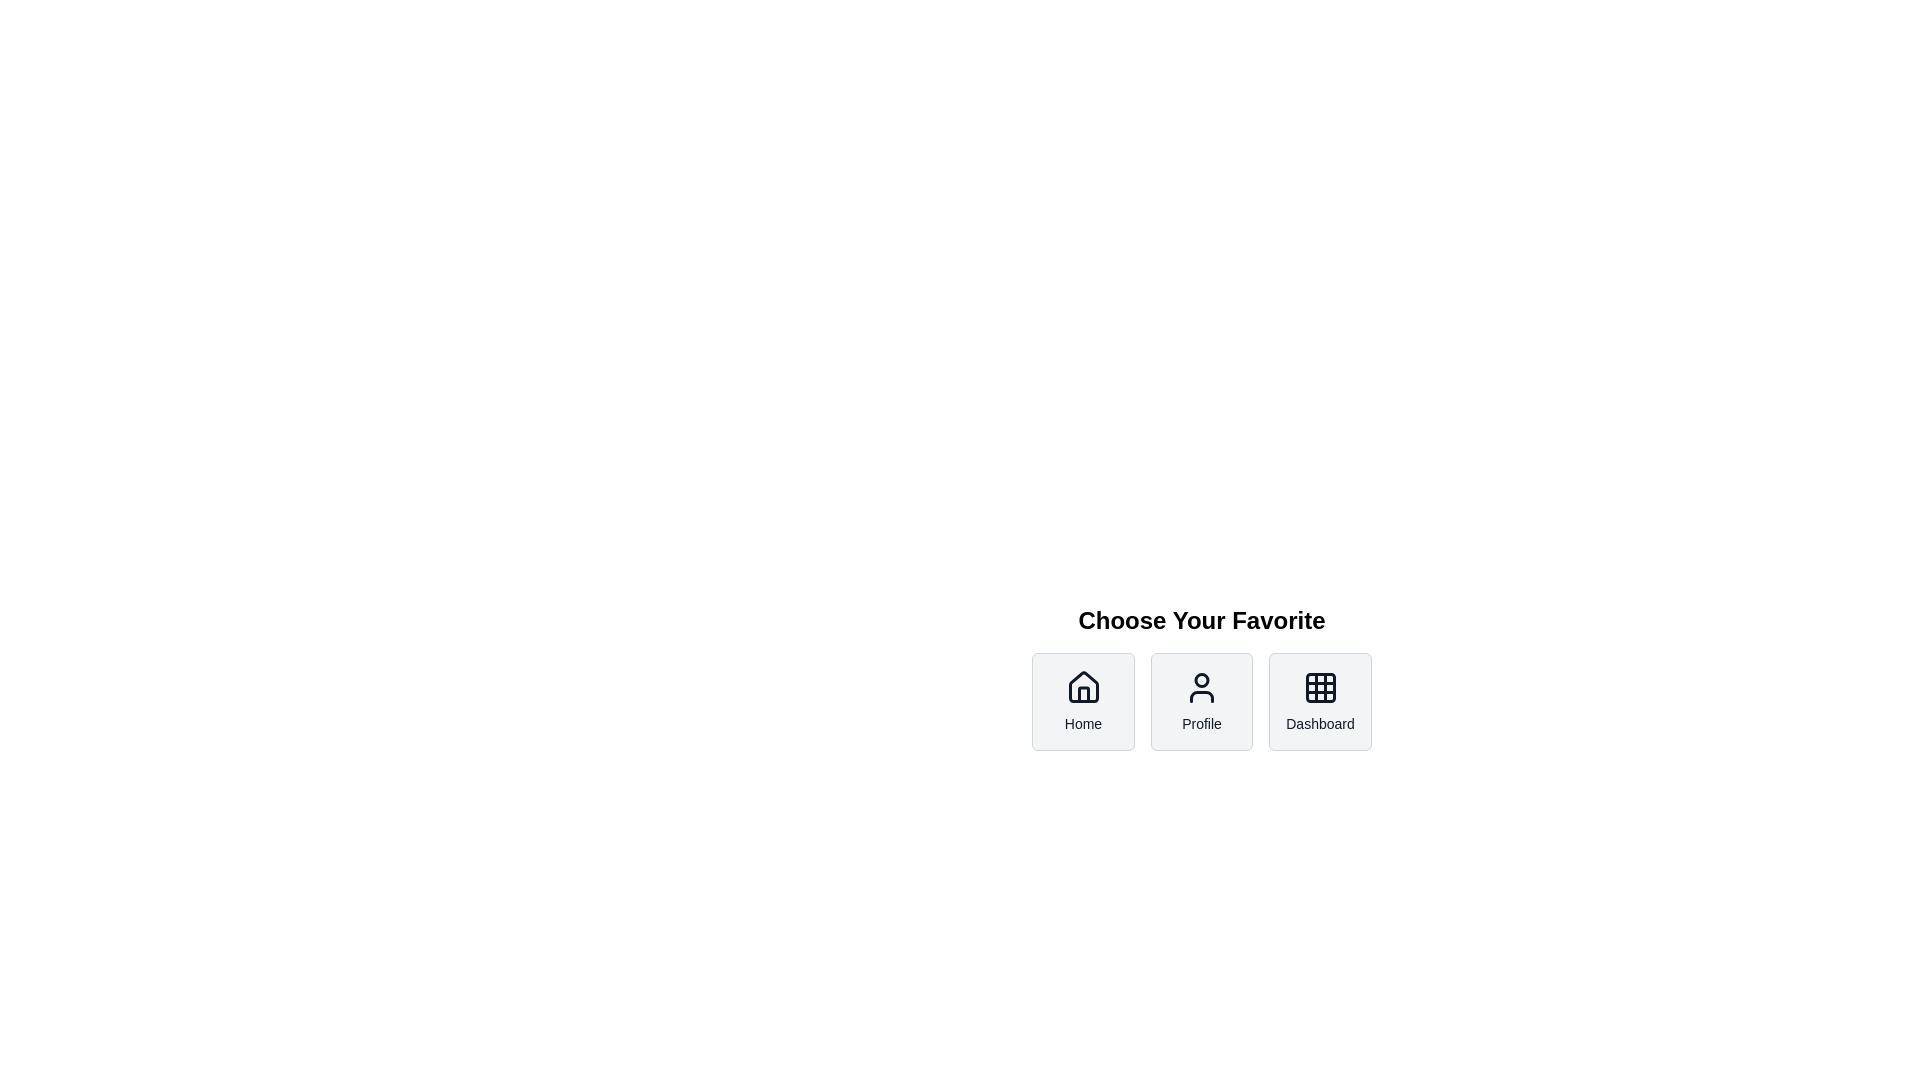 This screenshot has width=1920, height=1080. I want to click on the centered vertical stack containing the title 'Choose Your Favorite' and the interactive cards labeled 'Home,' 'Profile,' and 'Dashboard.', so click(1200, 677).